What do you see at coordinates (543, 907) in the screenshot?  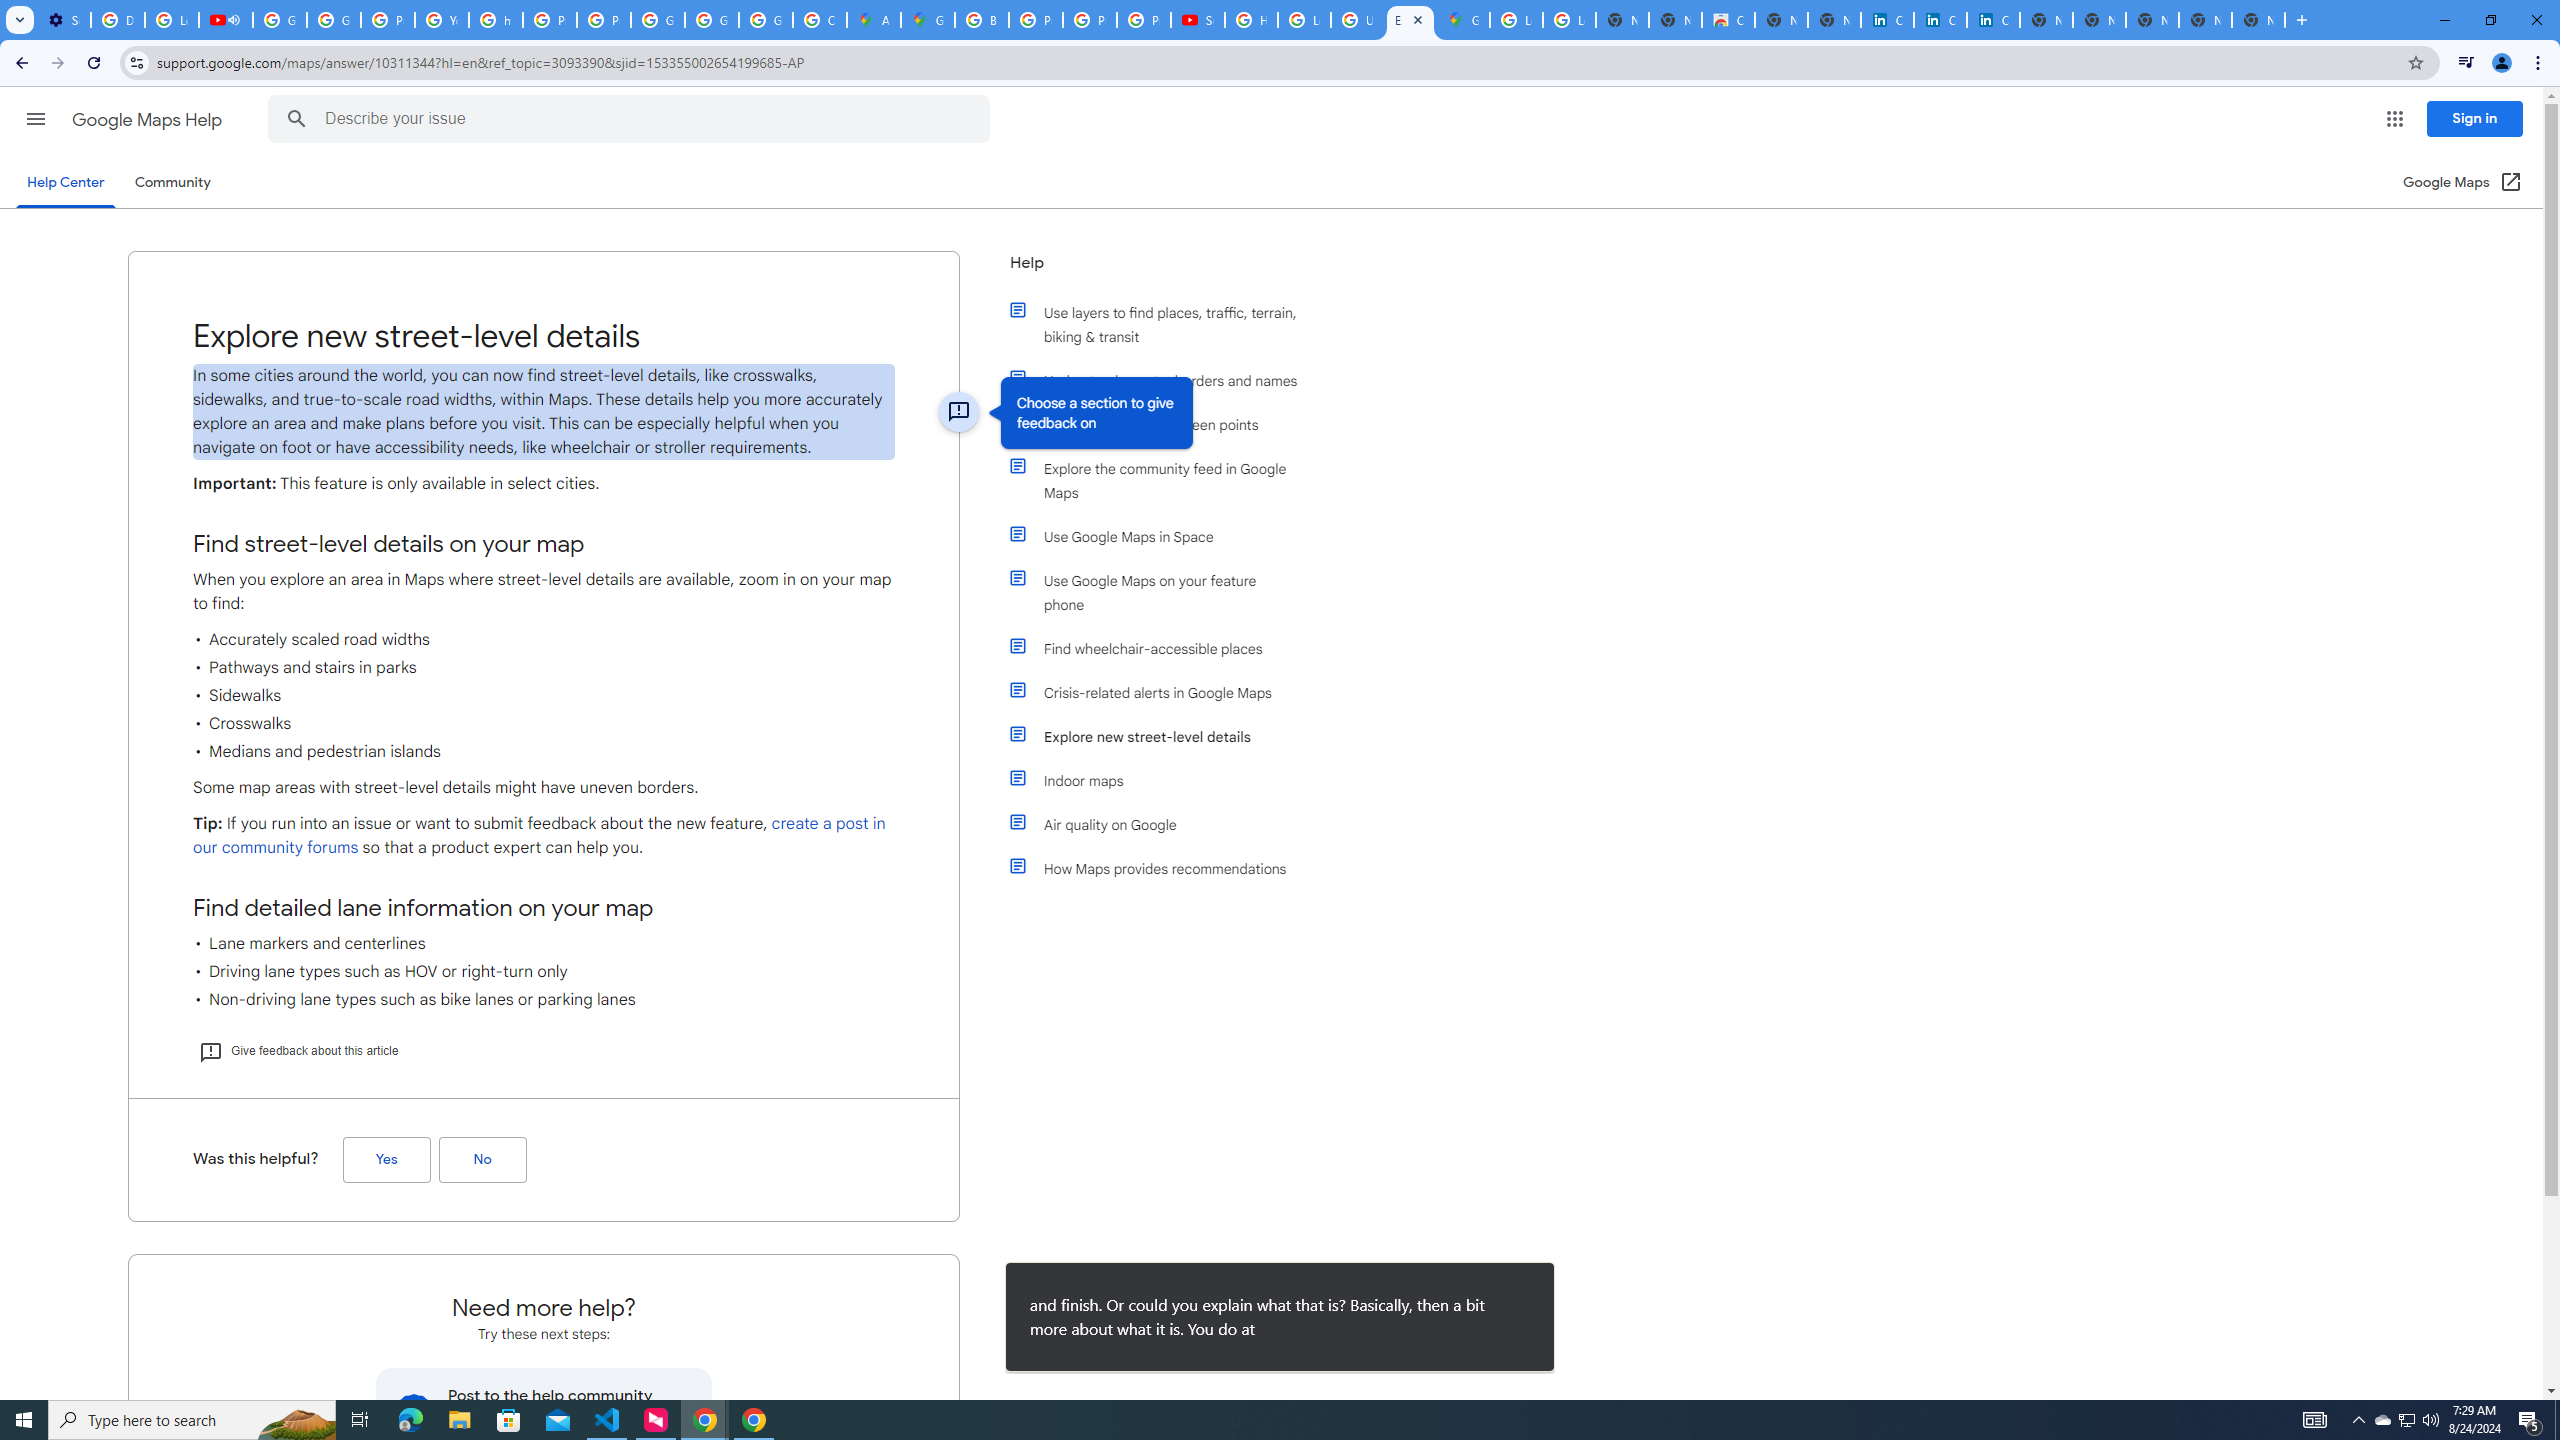 I see `'Find detailed lane information on your map'` at bounding box center [543, 907].